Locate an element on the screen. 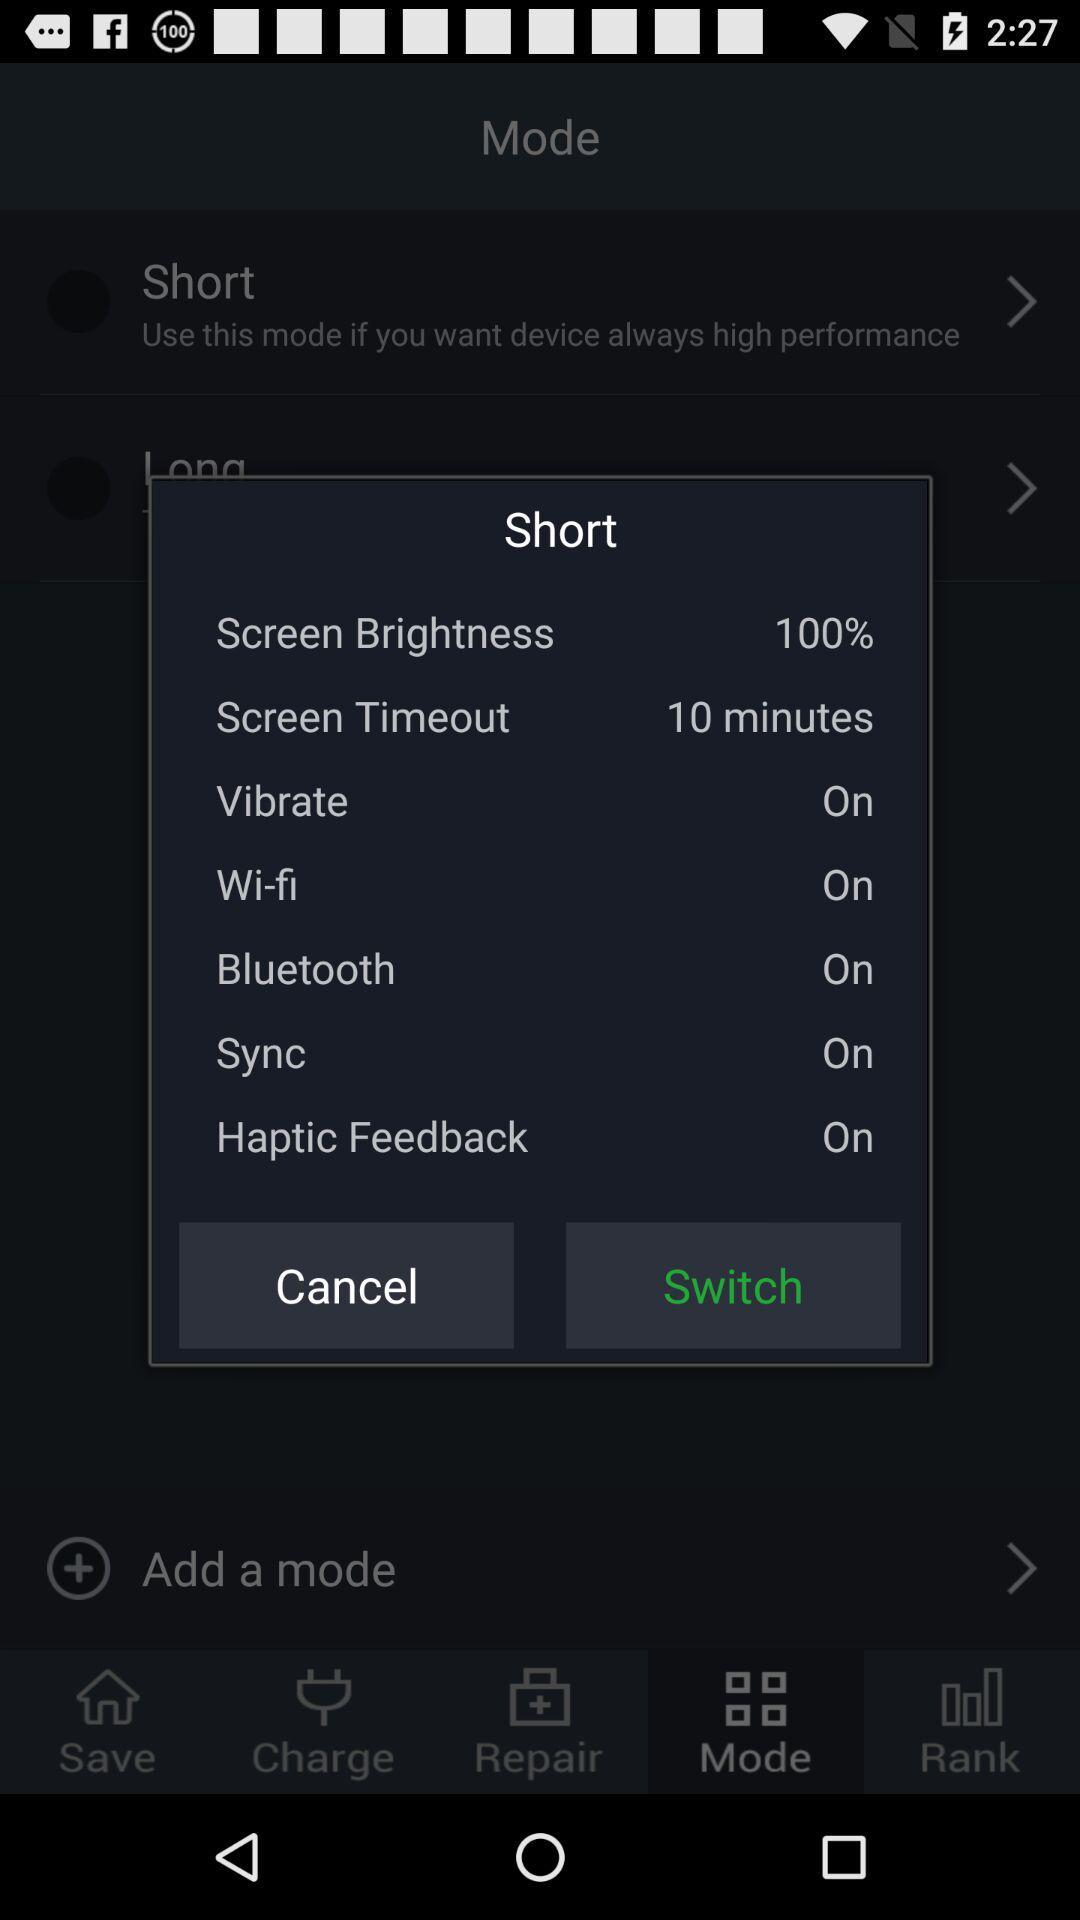  the app below the haptic feedback is located at coordinates (345, 1285).